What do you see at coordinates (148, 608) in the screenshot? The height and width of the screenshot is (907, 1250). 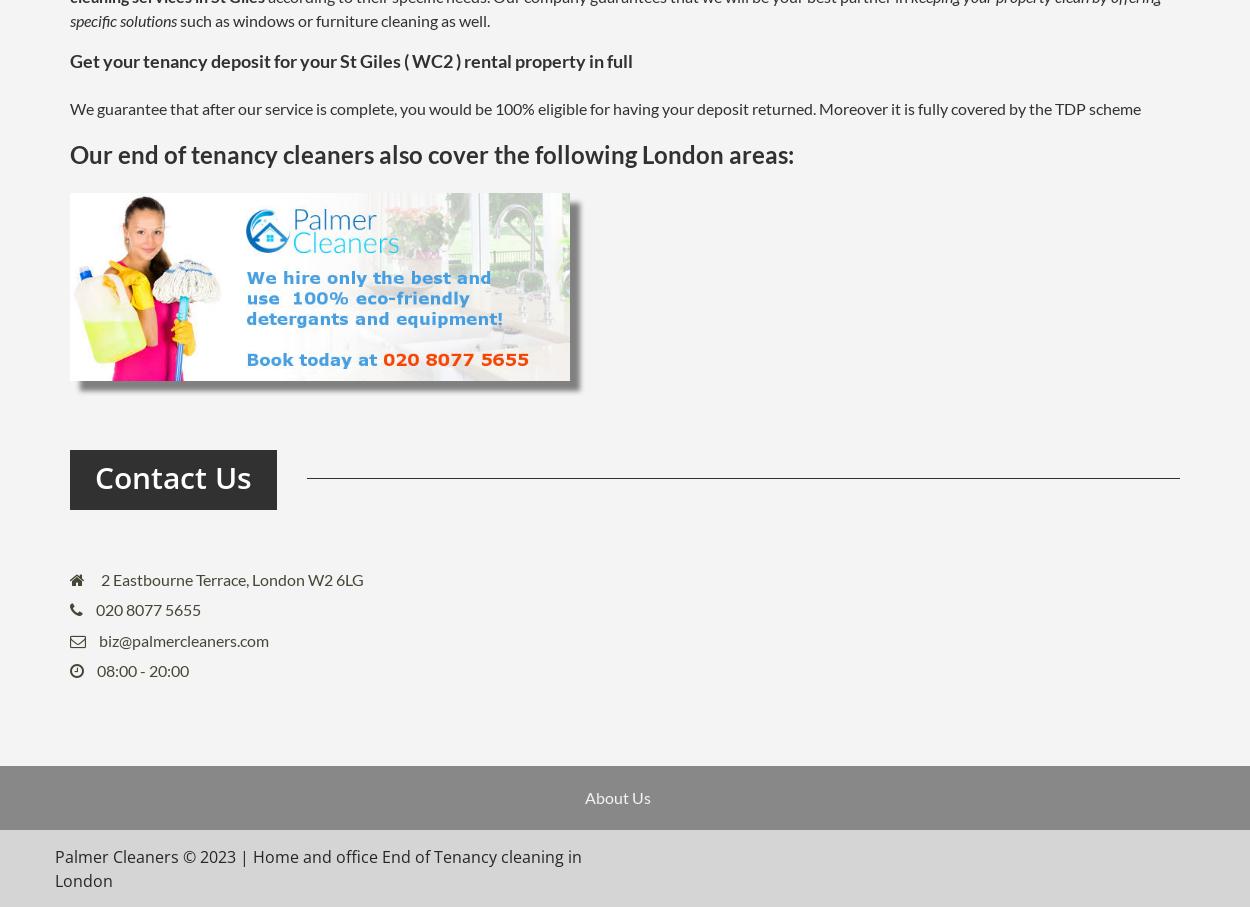 I see `'020 8077 5655'` at bounding box center [148, 608].